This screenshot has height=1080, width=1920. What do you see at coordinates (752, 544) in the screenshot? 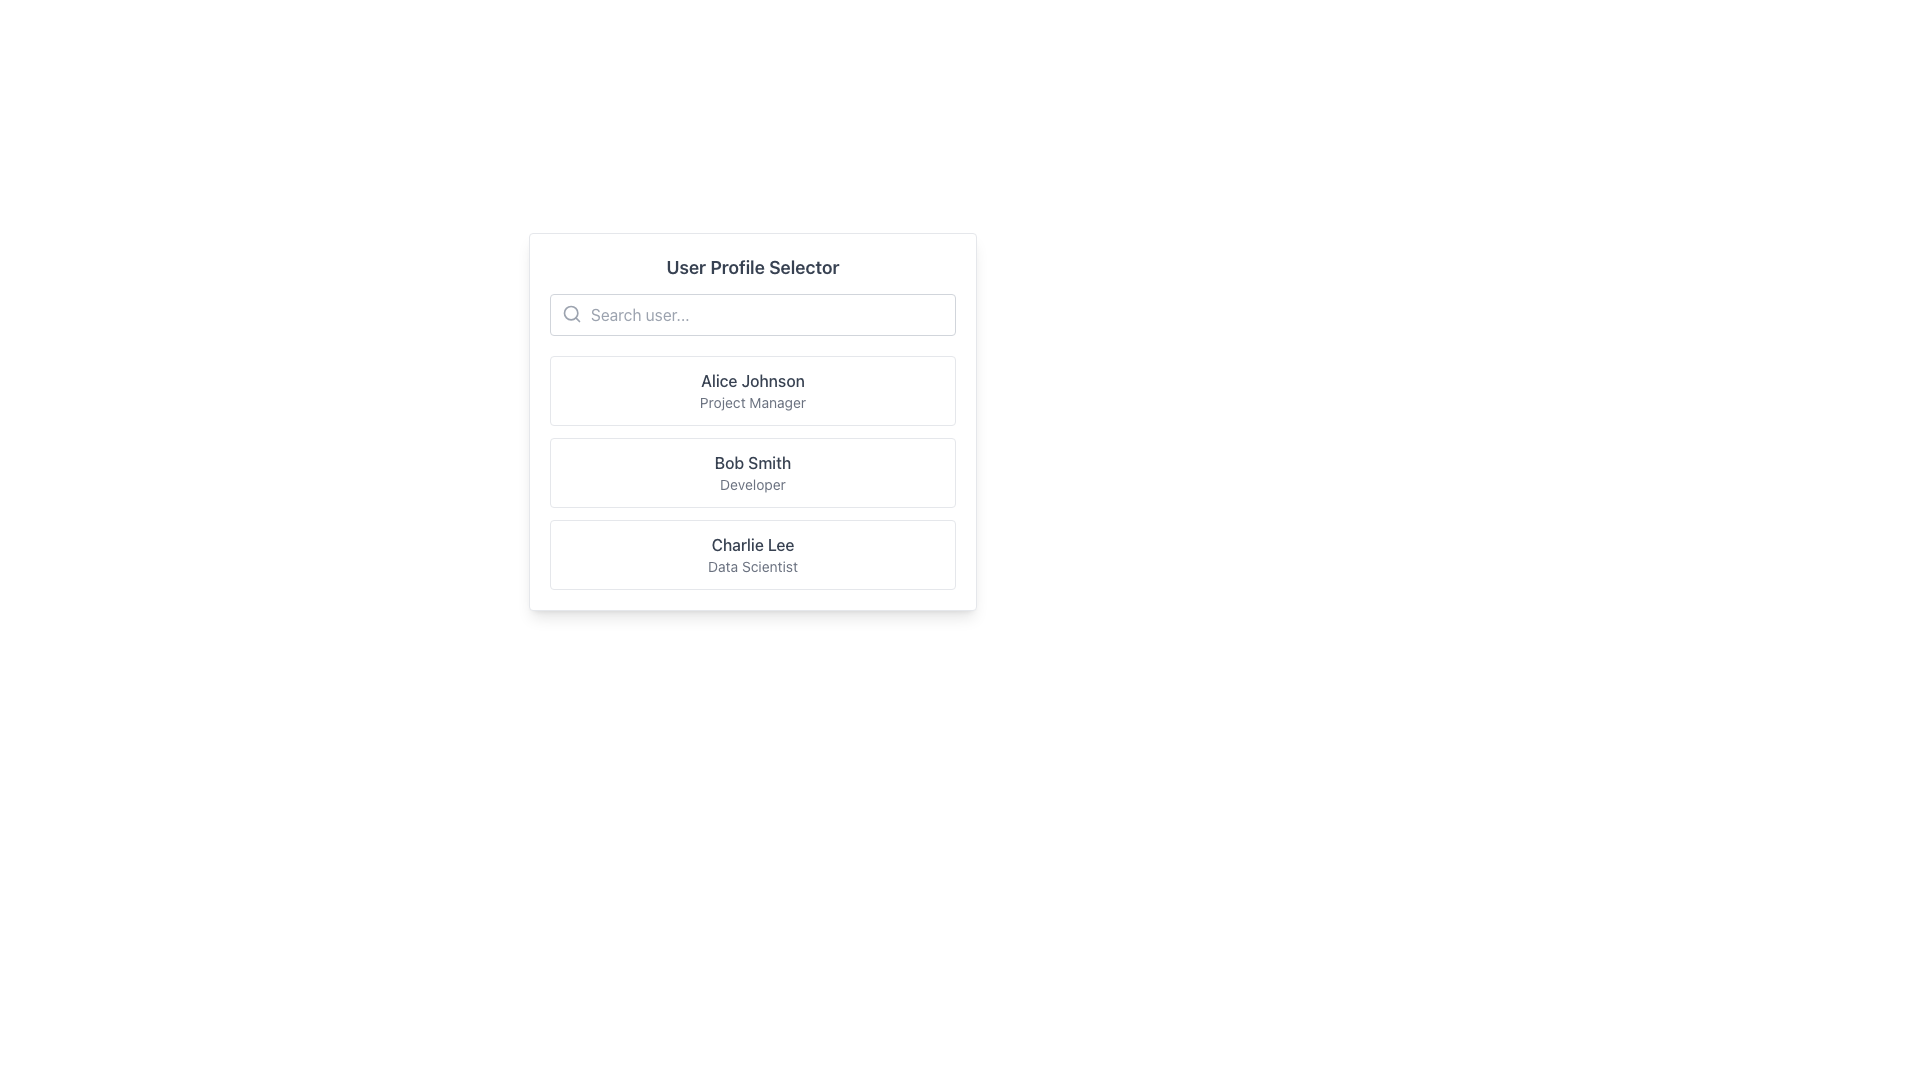
I see `the 'Charlie Lee' text label element, which is prominently displayed in bold, medium gray font within the third card of the user profile selector interface` at bounding box center [752, 544].